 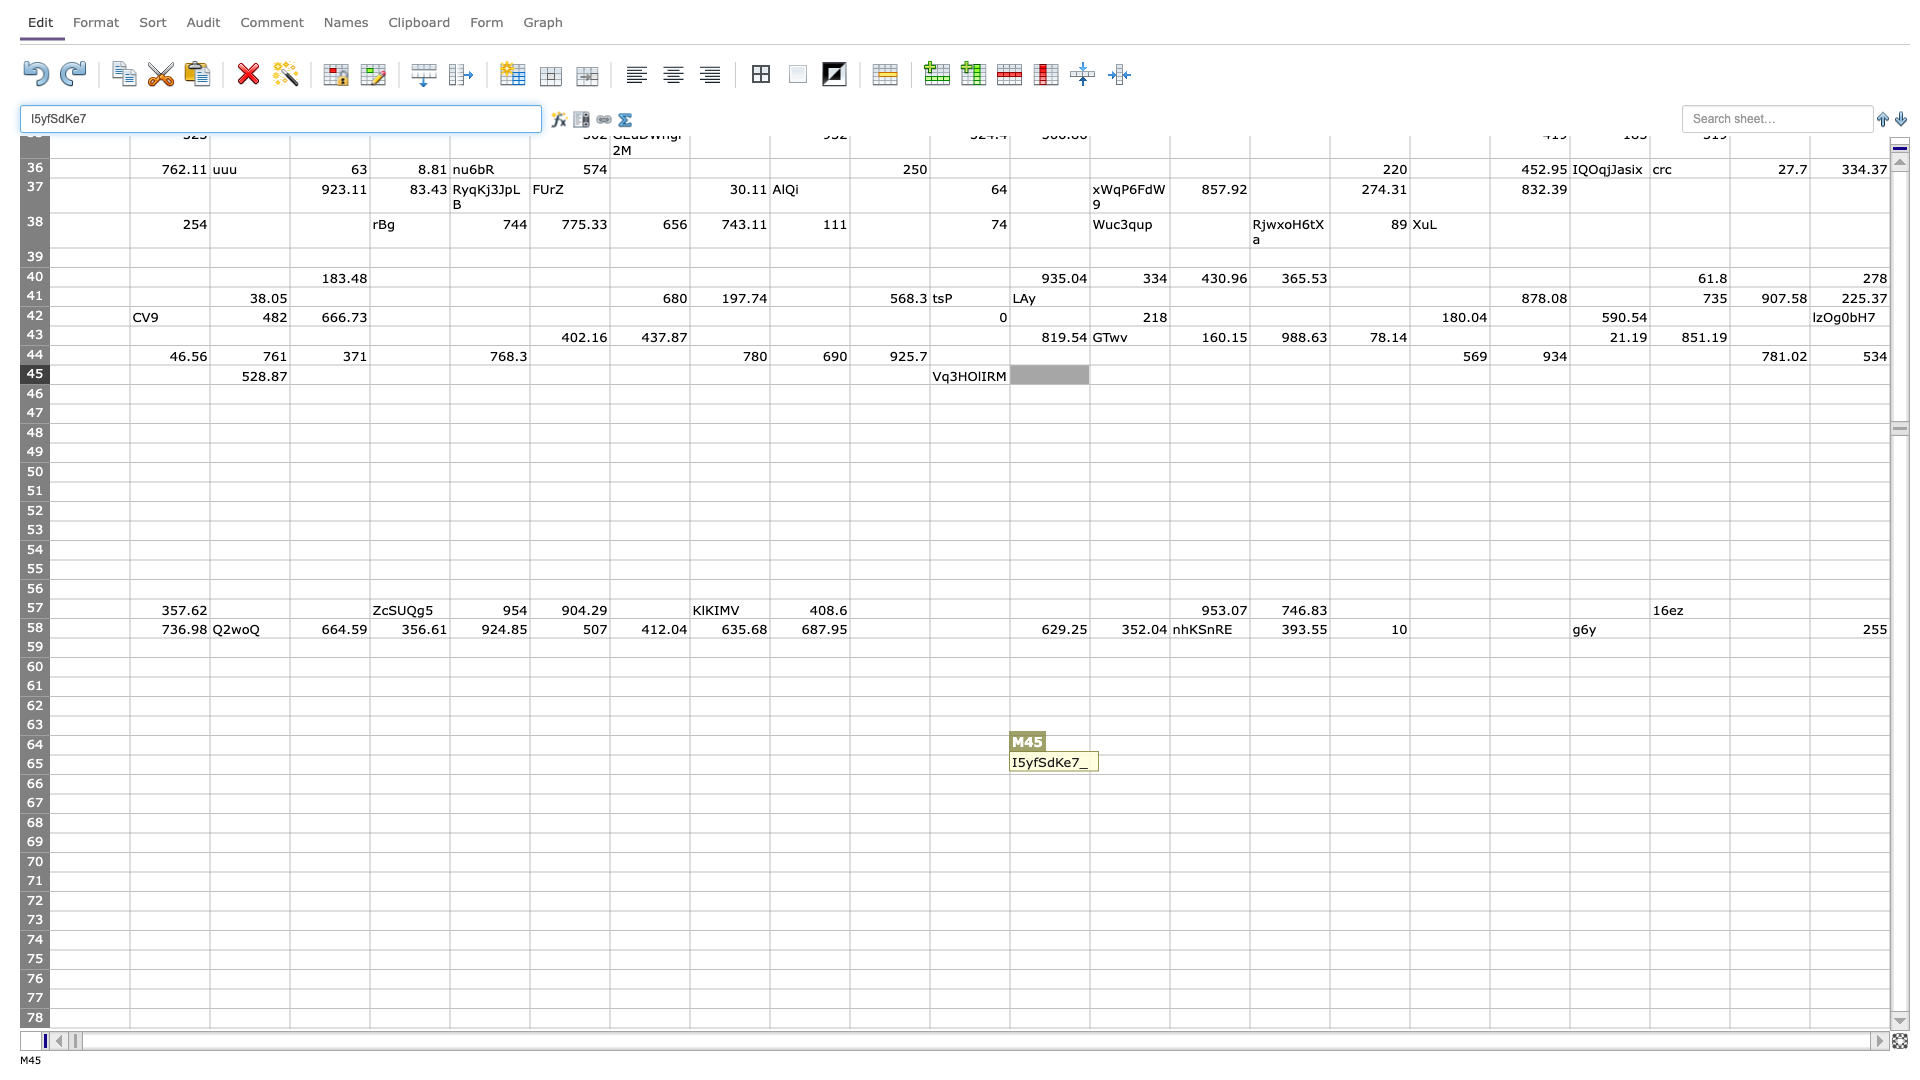 I want to click on bottom right corner of cell Q65, so click(x=1409, y=773).